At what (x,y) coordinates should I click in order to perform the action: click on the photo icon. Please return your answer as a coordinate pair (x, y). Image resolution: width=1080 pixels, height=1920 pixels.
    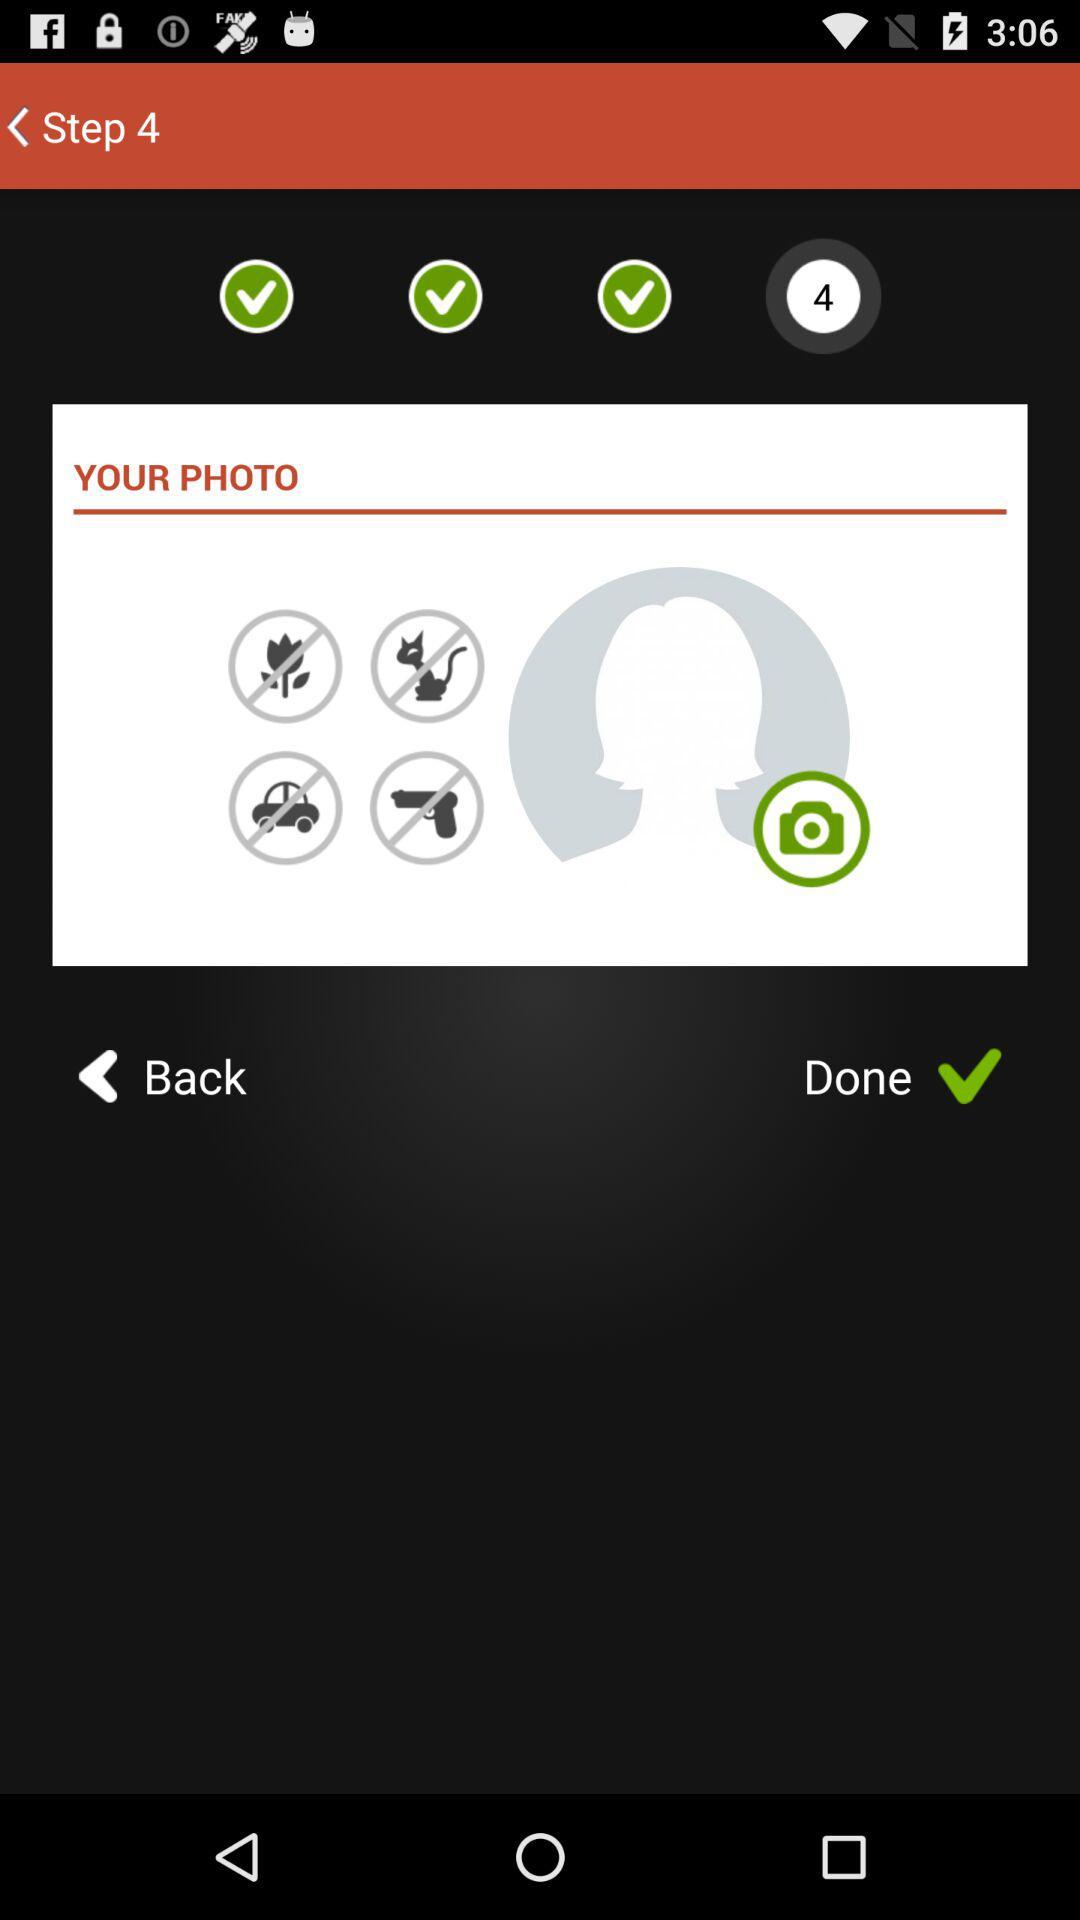
    Looking at the image, I should click on (811, 897).